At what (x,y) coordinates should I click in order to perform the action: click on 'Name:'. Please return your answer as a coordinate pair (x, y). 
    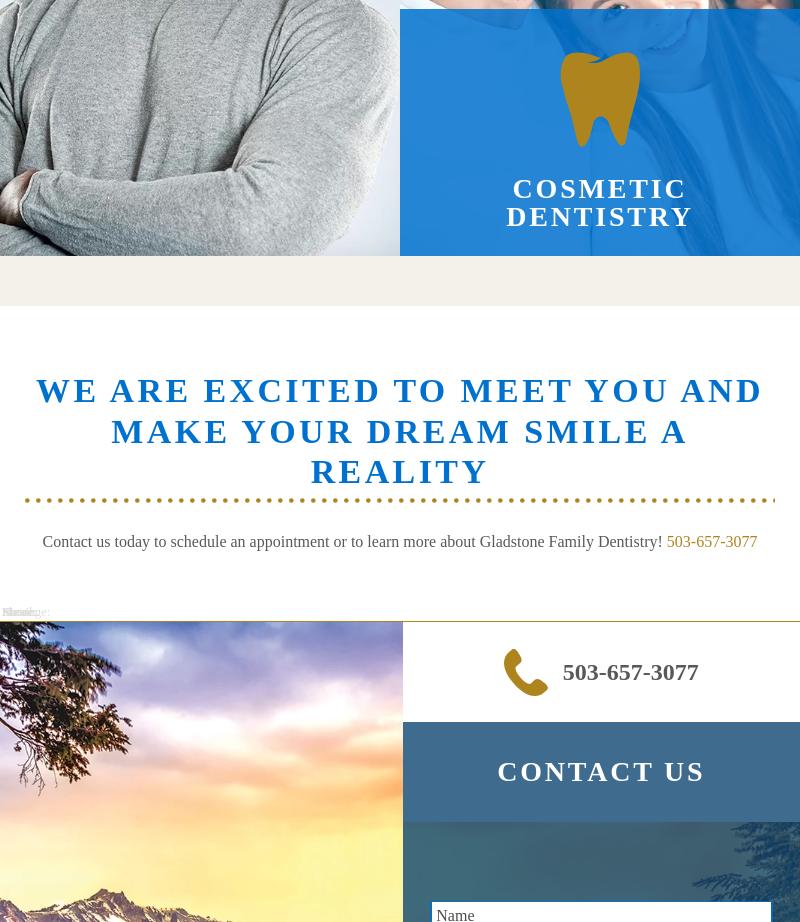
    Looking at the image, I should click on (19, 612).